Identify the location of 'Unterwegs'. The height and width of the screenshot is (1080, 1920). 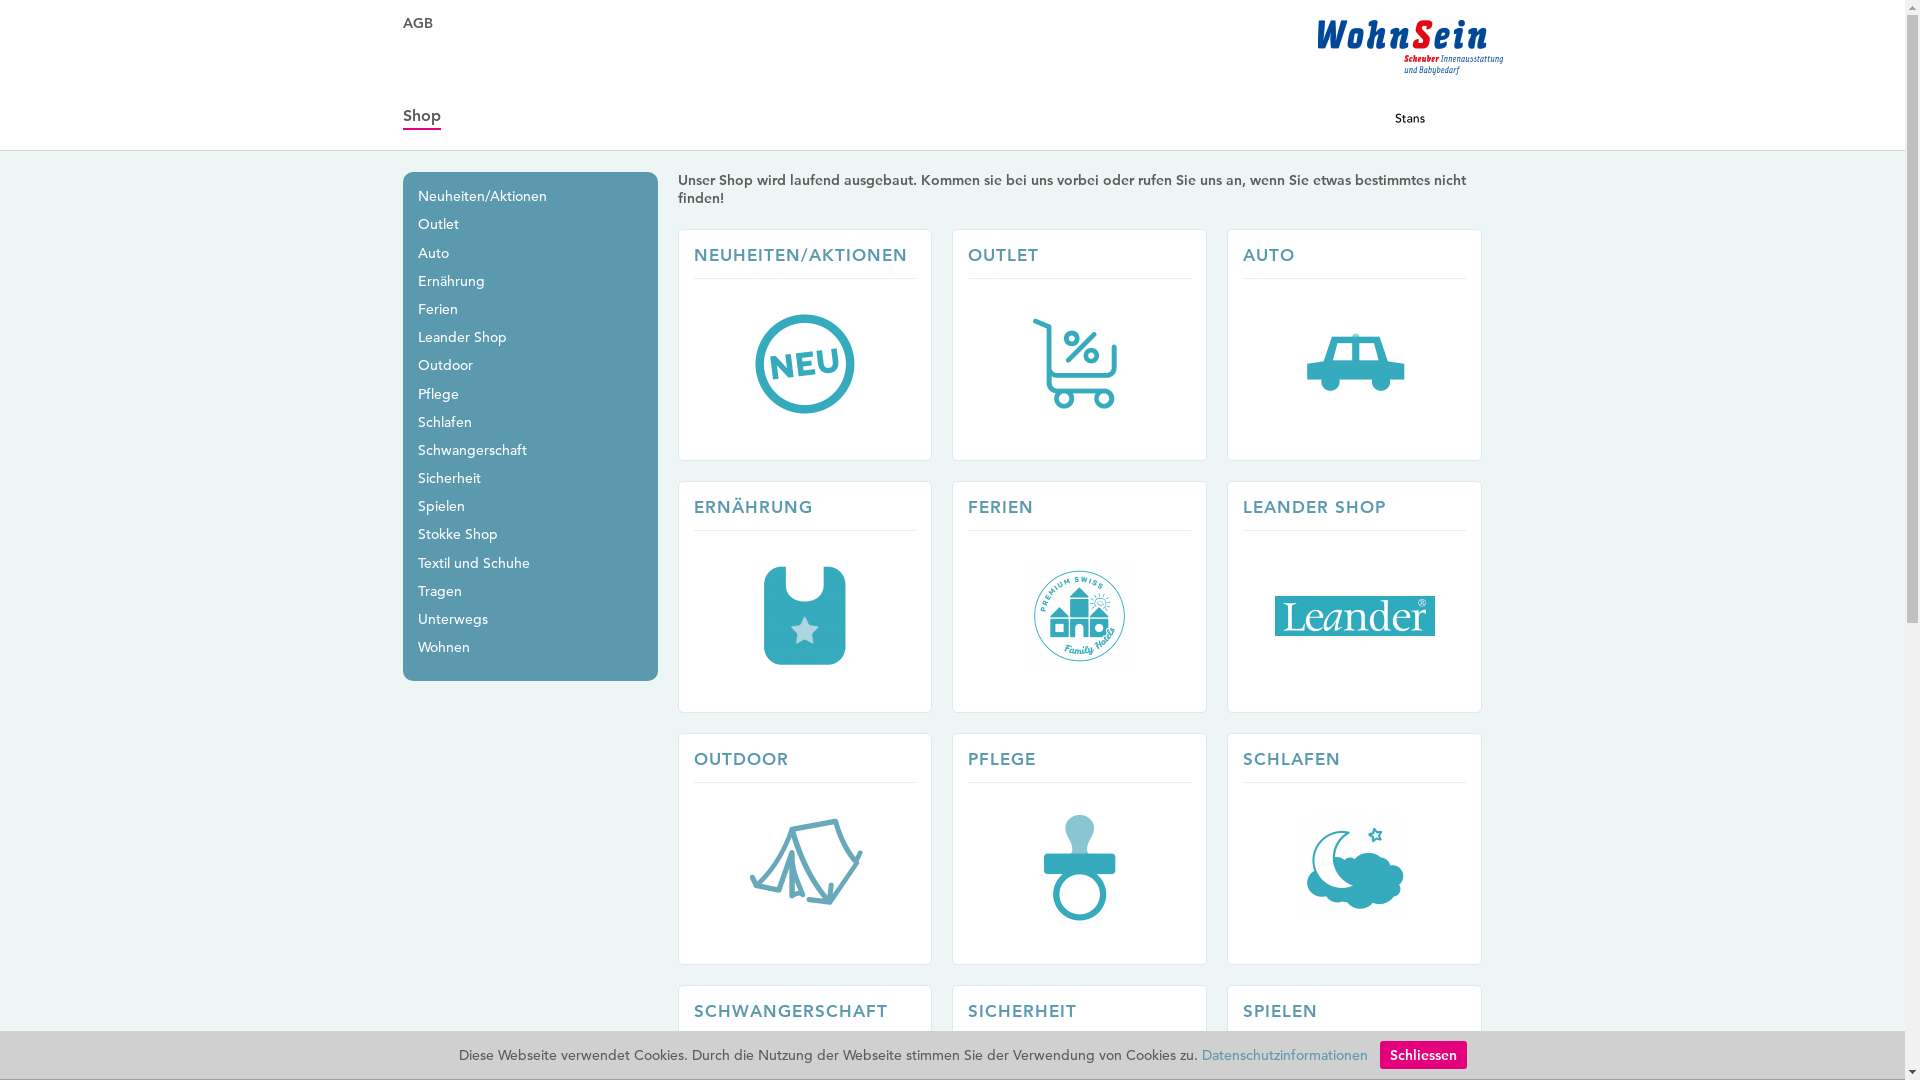
(416, 617).